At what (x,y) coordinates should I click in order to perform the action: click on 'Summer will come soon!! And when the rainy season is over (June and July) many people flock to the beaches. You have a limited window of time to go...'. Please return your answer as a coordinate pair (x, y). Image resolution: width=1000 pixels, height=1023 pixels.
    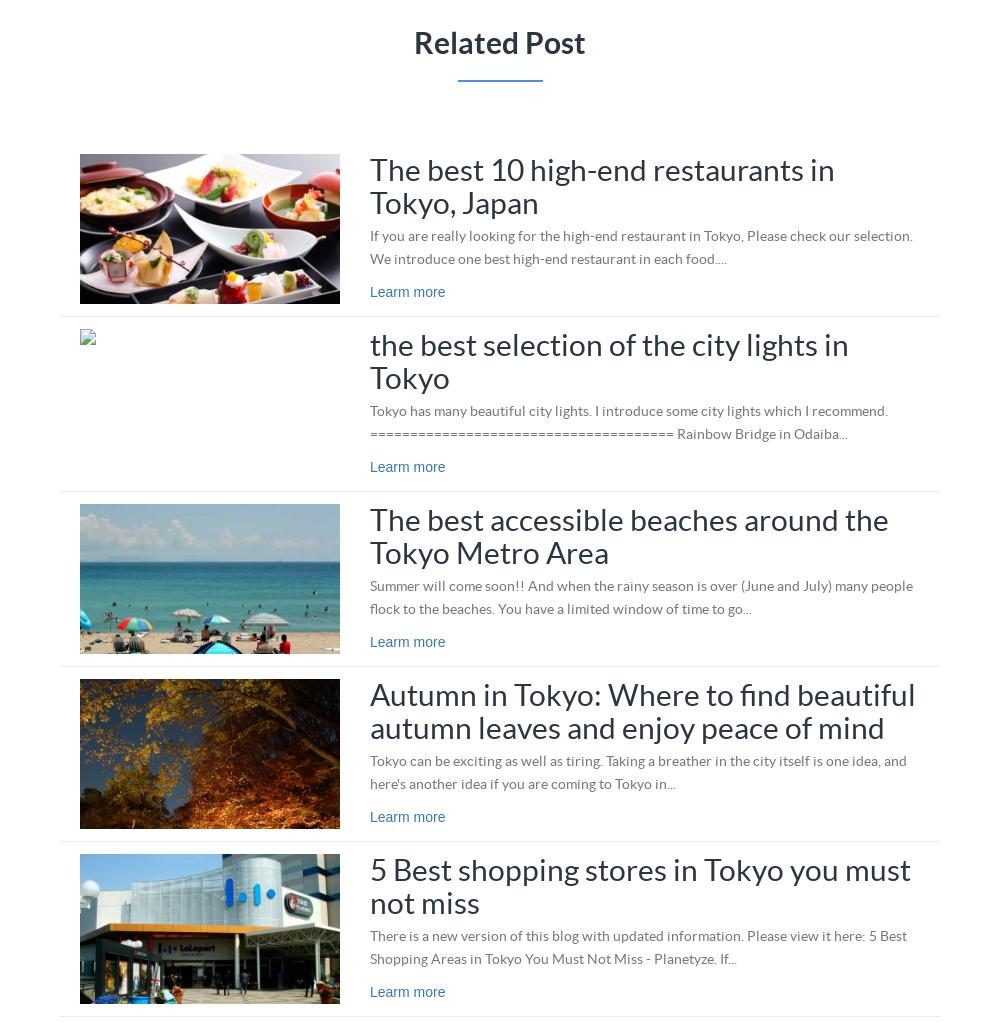
    Looking at the image, I should click on (640, 595).